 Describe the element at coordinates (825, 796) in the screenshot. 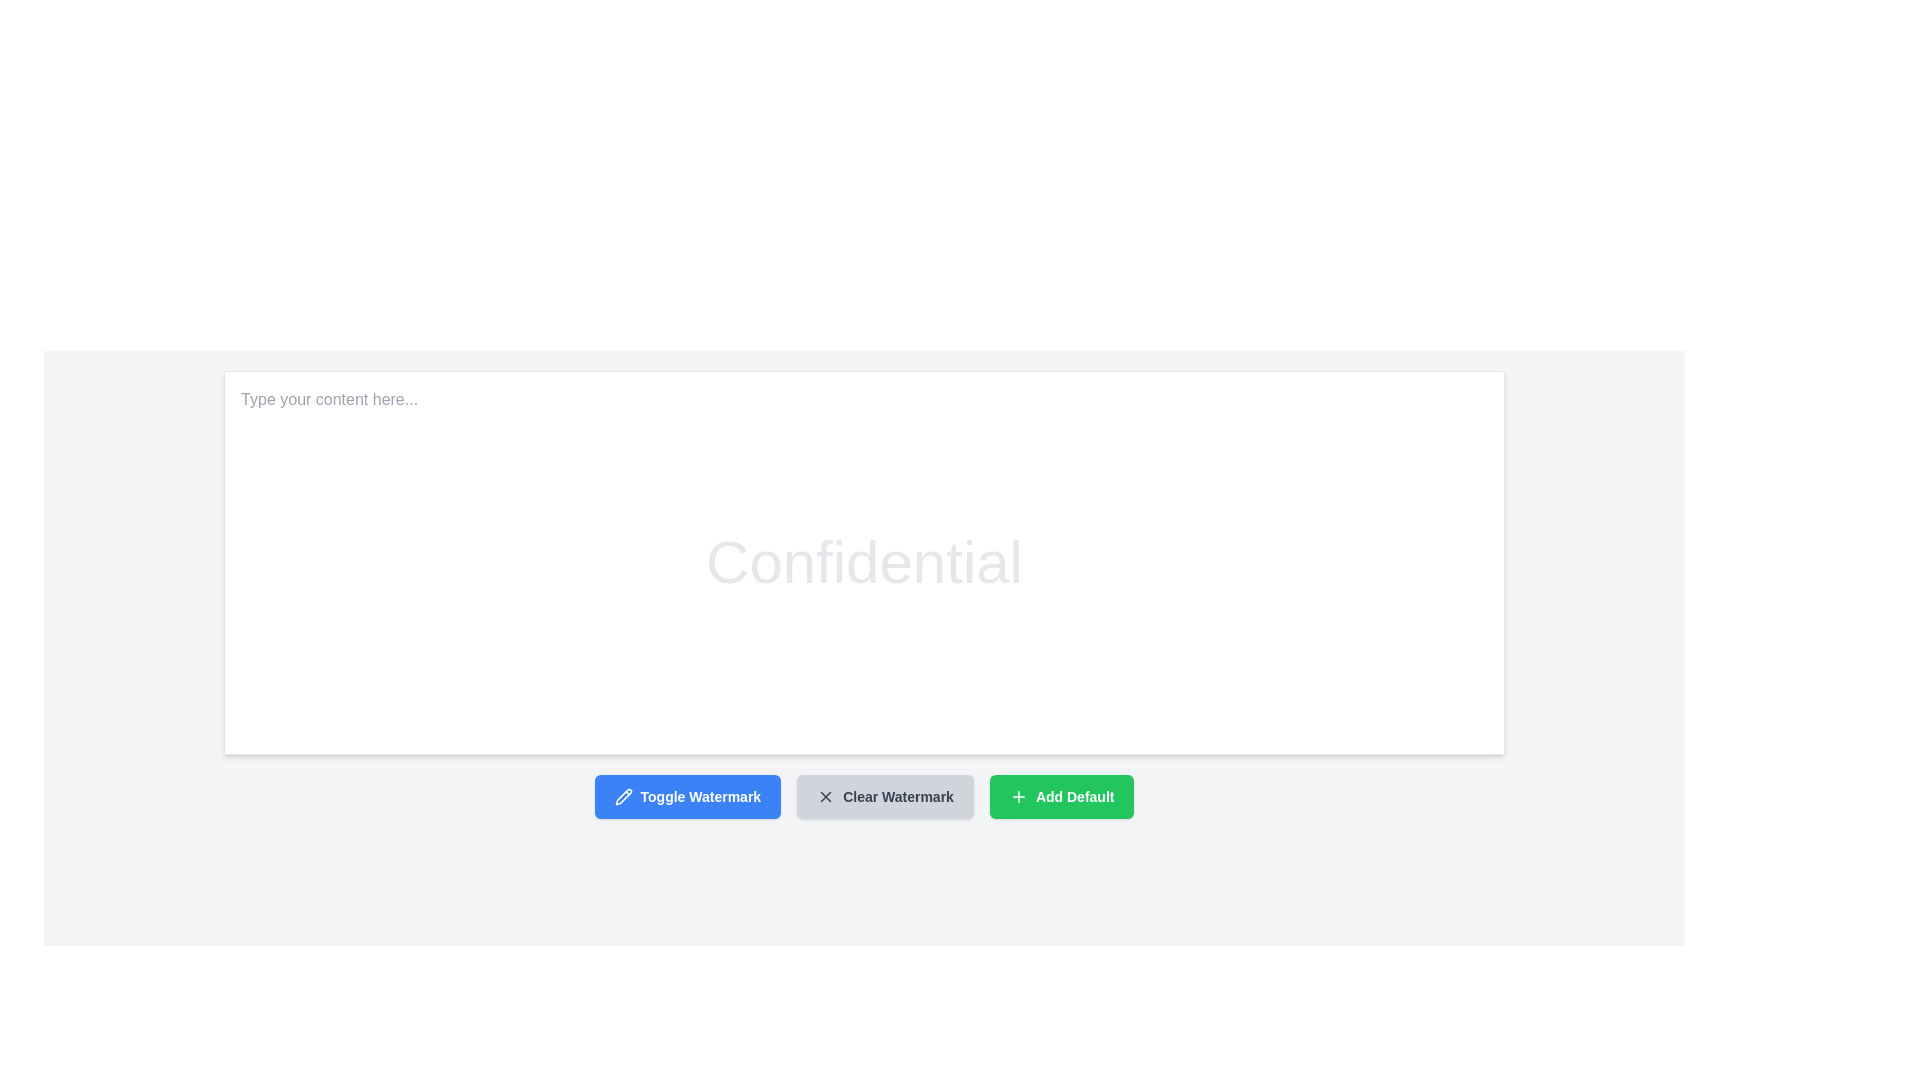

I see `the 'Clear Watermark' button, which features an icon suggesting a clearing action, positioned to the left of the button's text label` at that location.